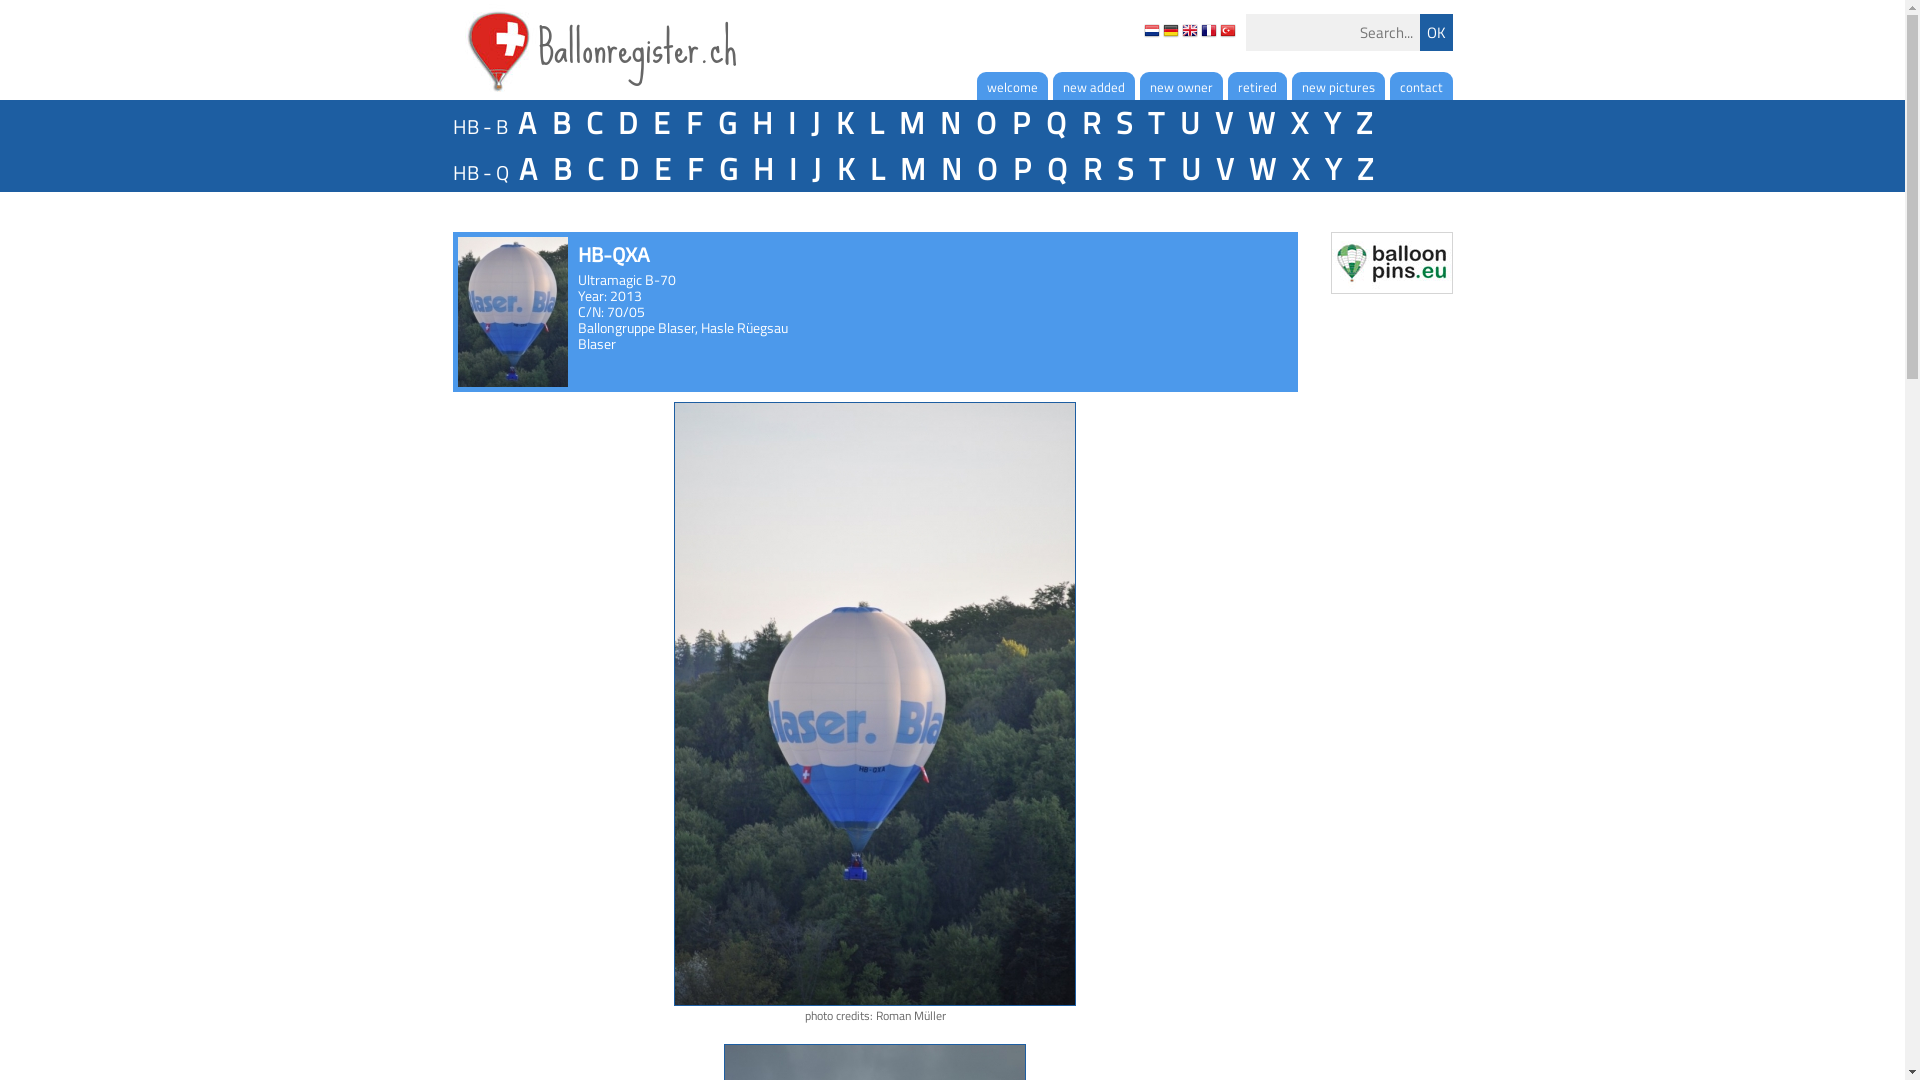 This screenshot has width=1920, height=1080. Describe the element at coordinates (761, 123) in the screenshot. I see `'H'` at that location.